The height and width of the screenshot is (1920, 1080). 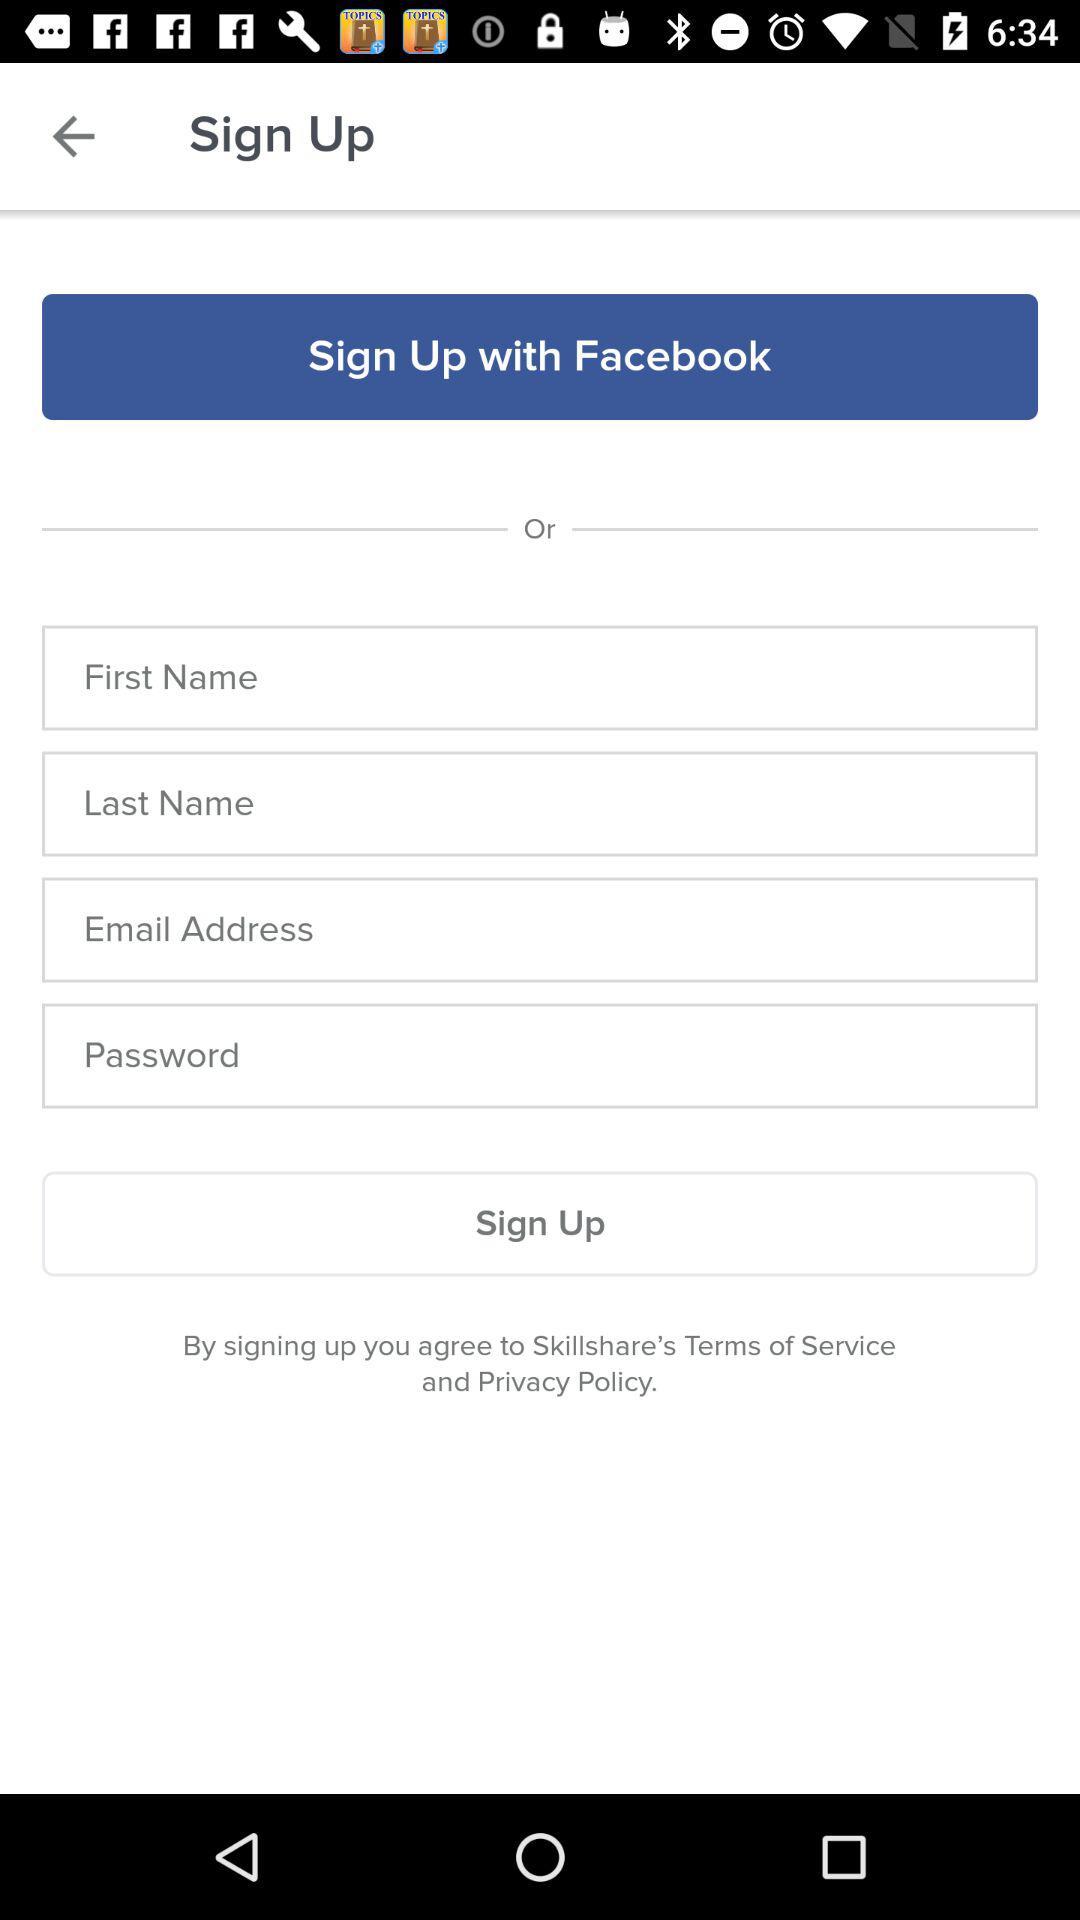 What do you see at coordinates (72, 135) in the screenshot?
I see `the icon to the left of the sign up icon` at bounding box center [72, 135].